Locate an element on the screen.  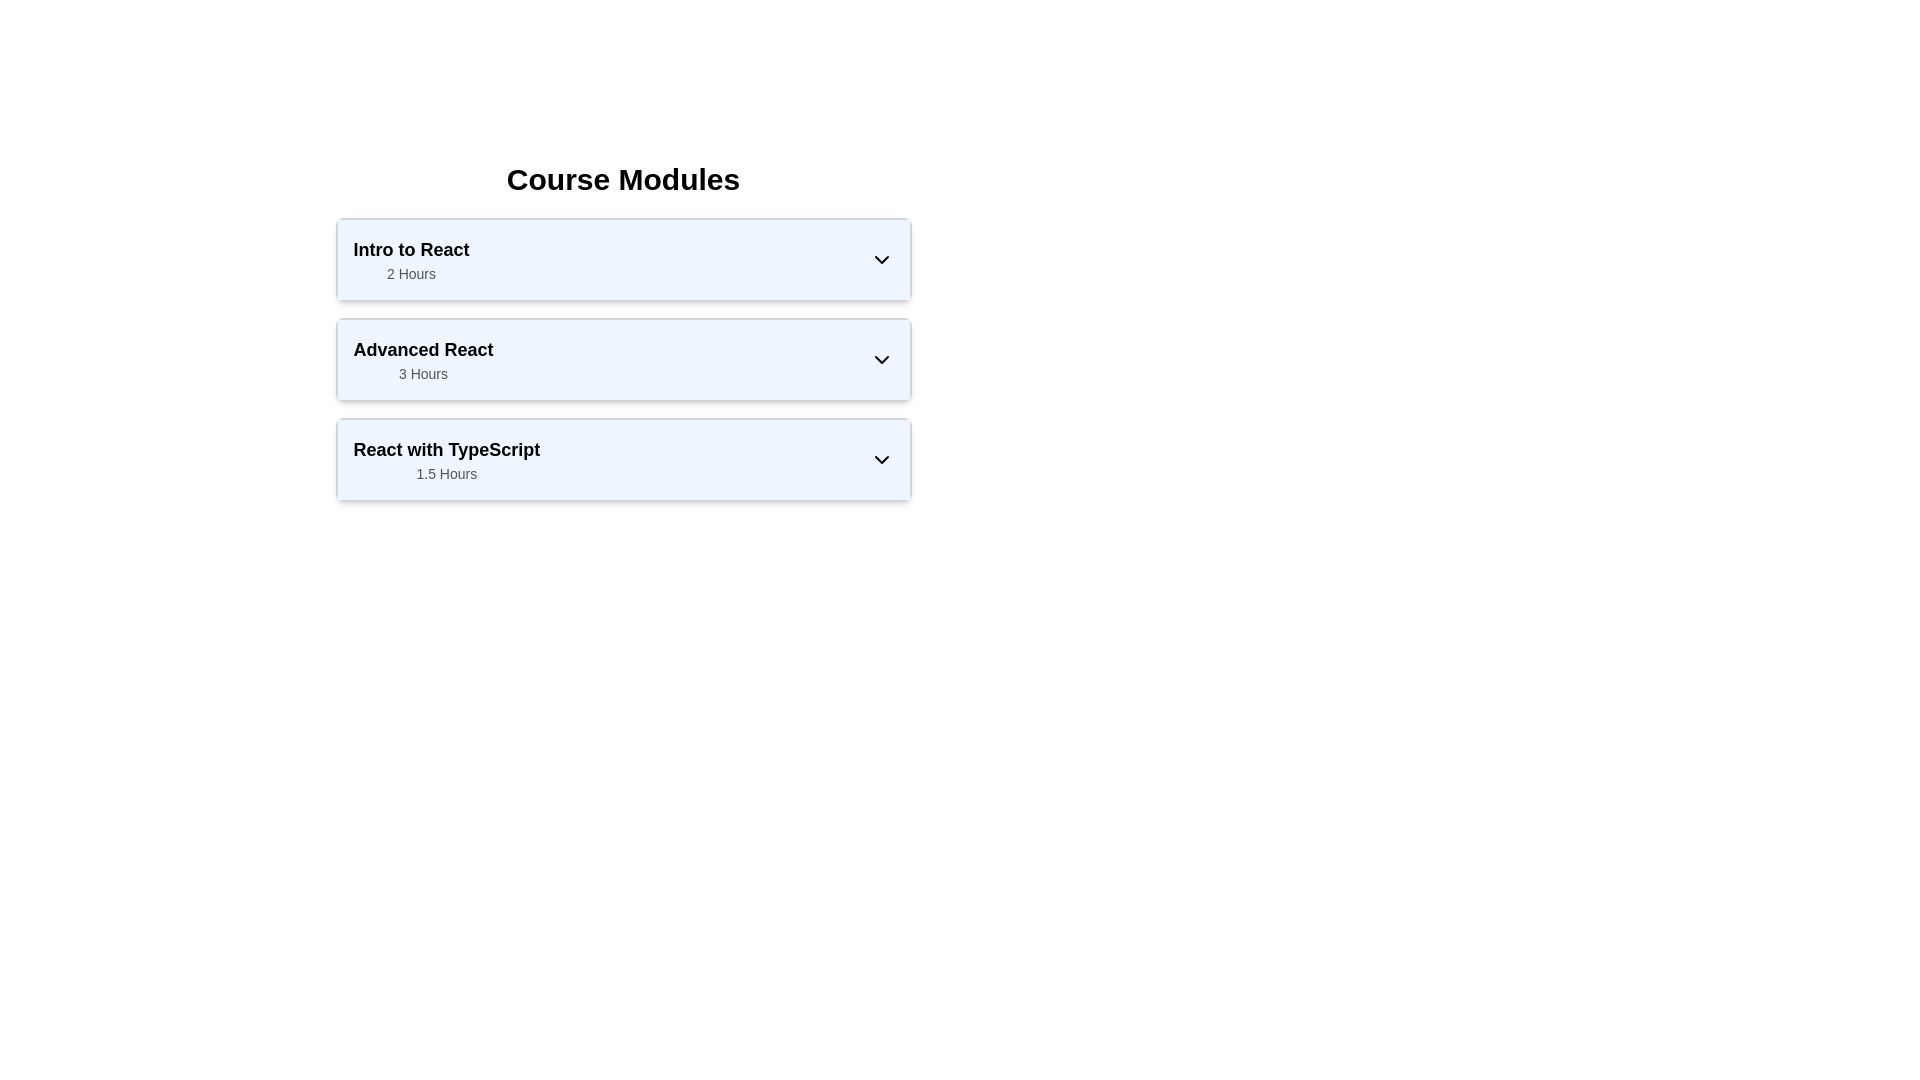
the downward-facing chevron icon indicating expandable sections in the 'React with TypeScript' module is located at coordinates (880, 459).